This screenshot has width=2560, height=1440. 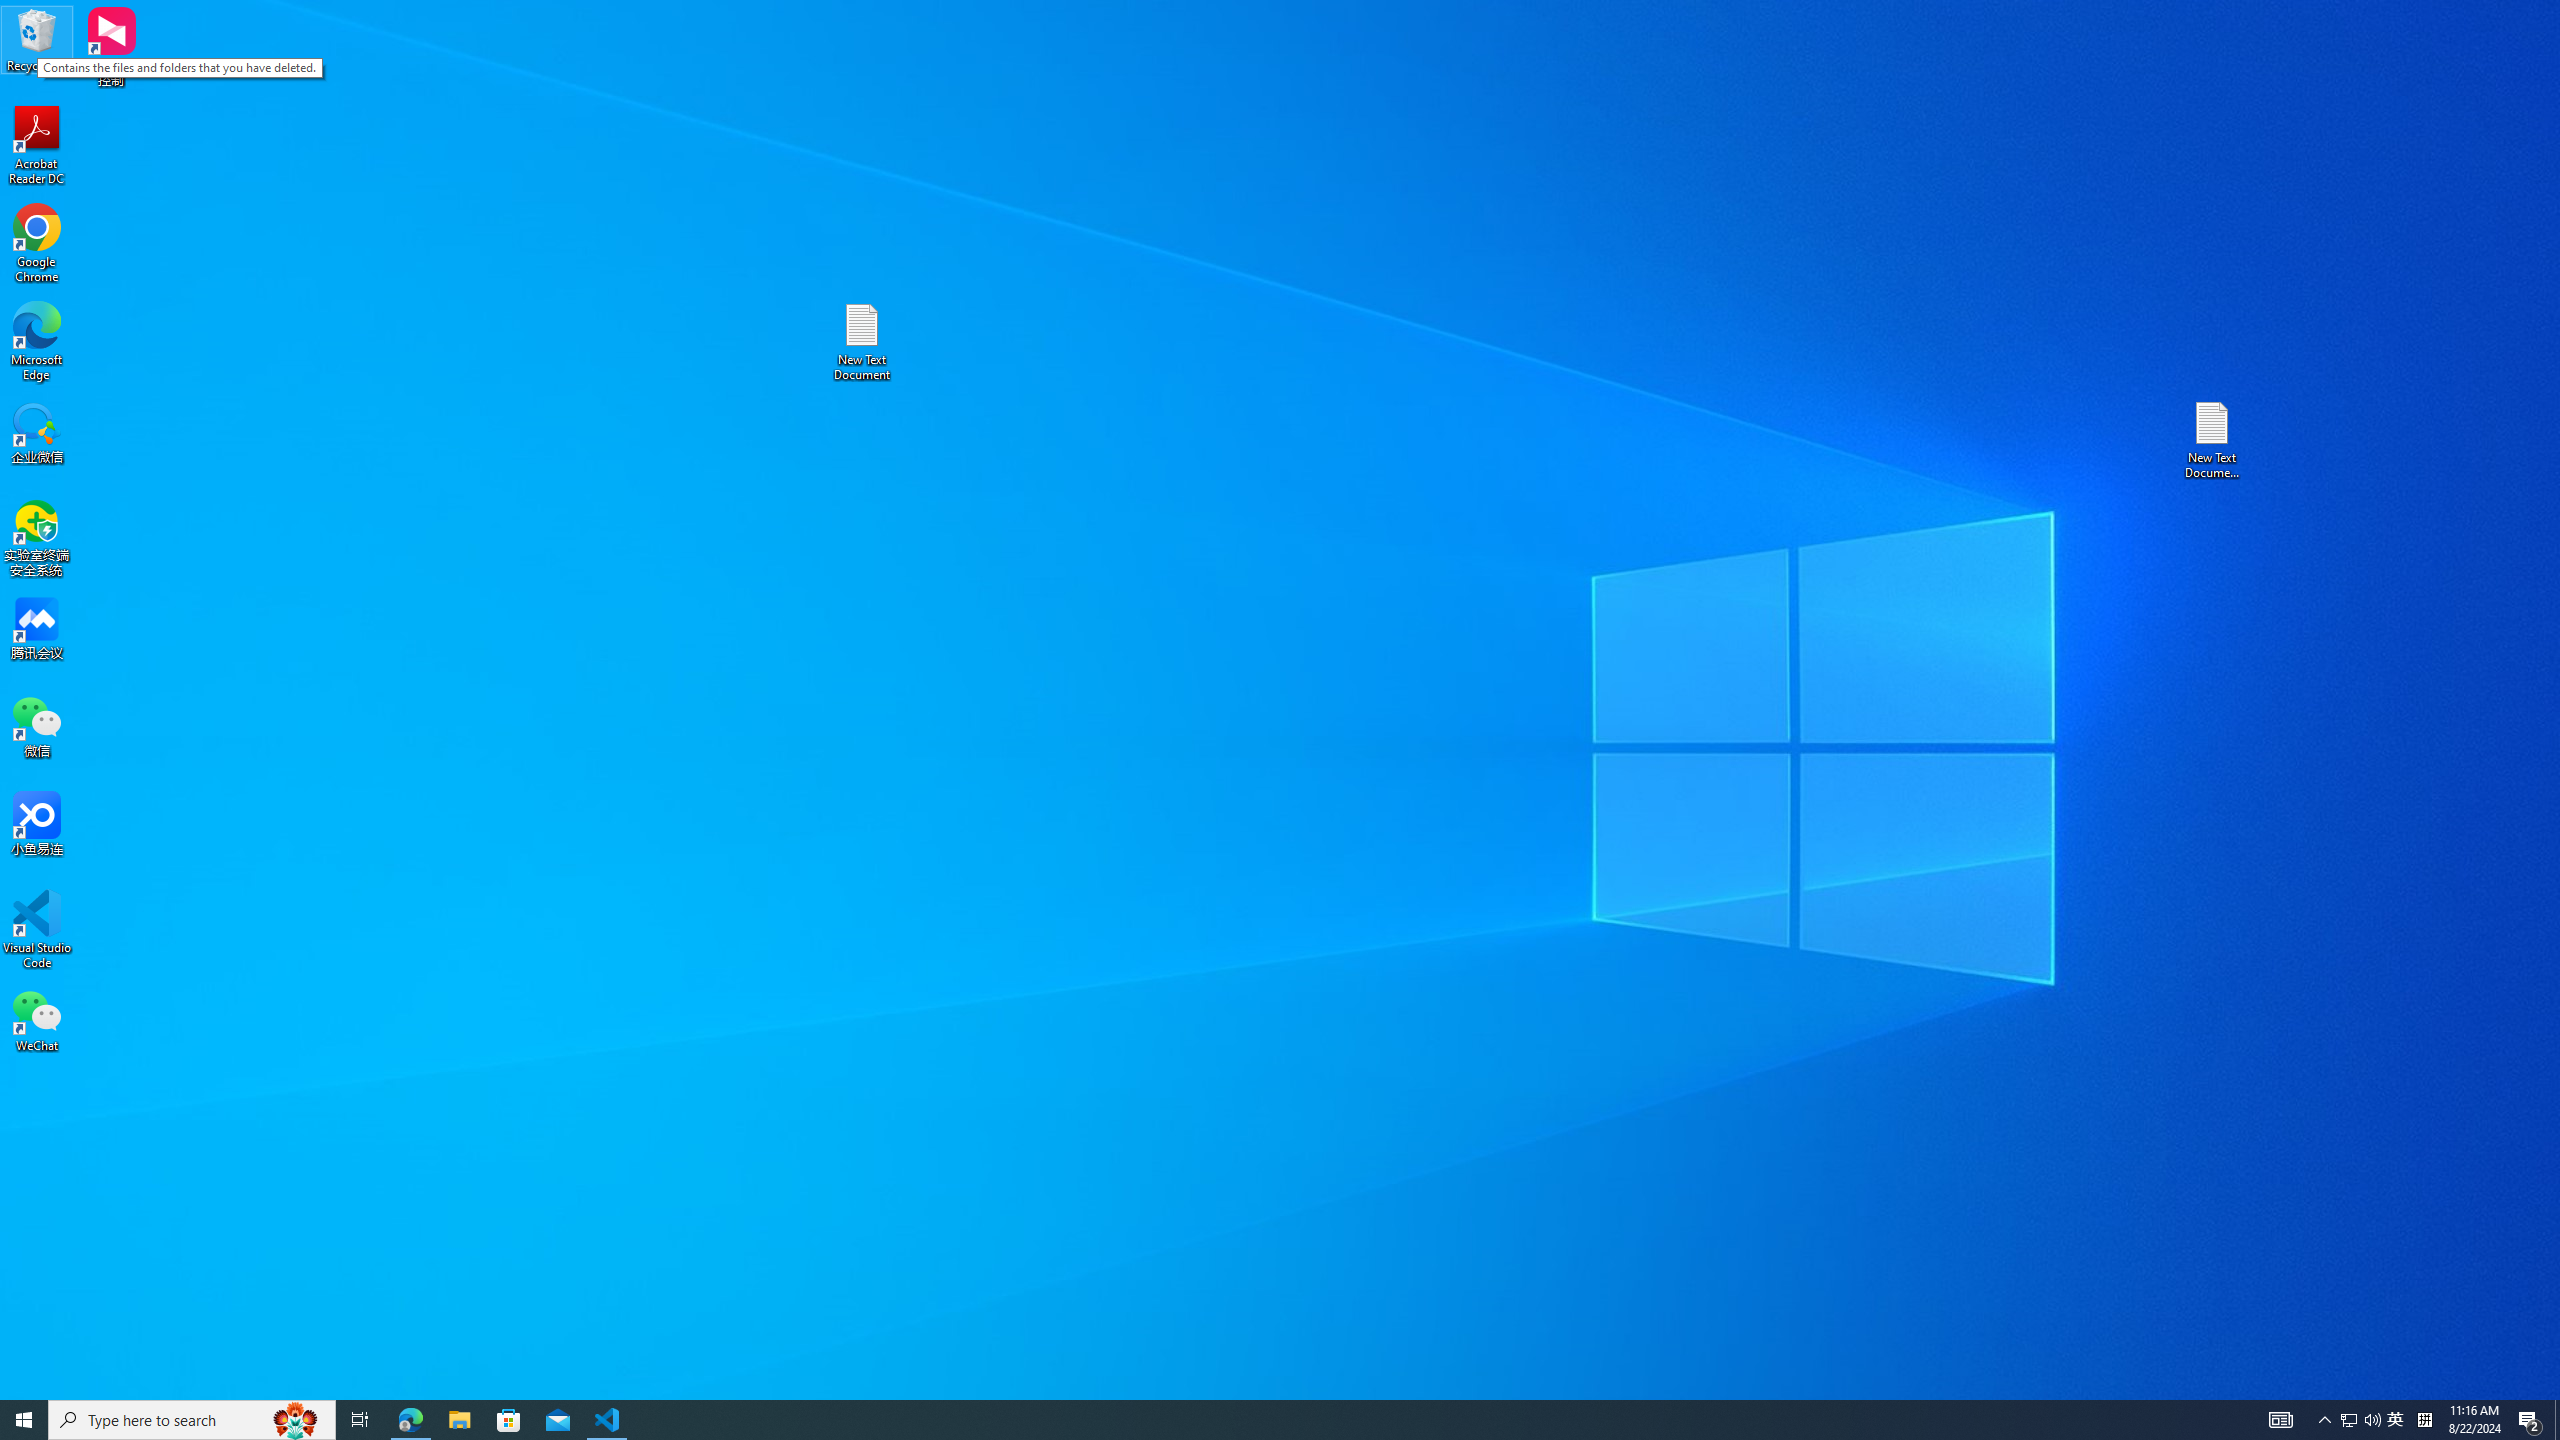 I want to click on 'Q2790: 100%', so click(x=2372, y=1418).